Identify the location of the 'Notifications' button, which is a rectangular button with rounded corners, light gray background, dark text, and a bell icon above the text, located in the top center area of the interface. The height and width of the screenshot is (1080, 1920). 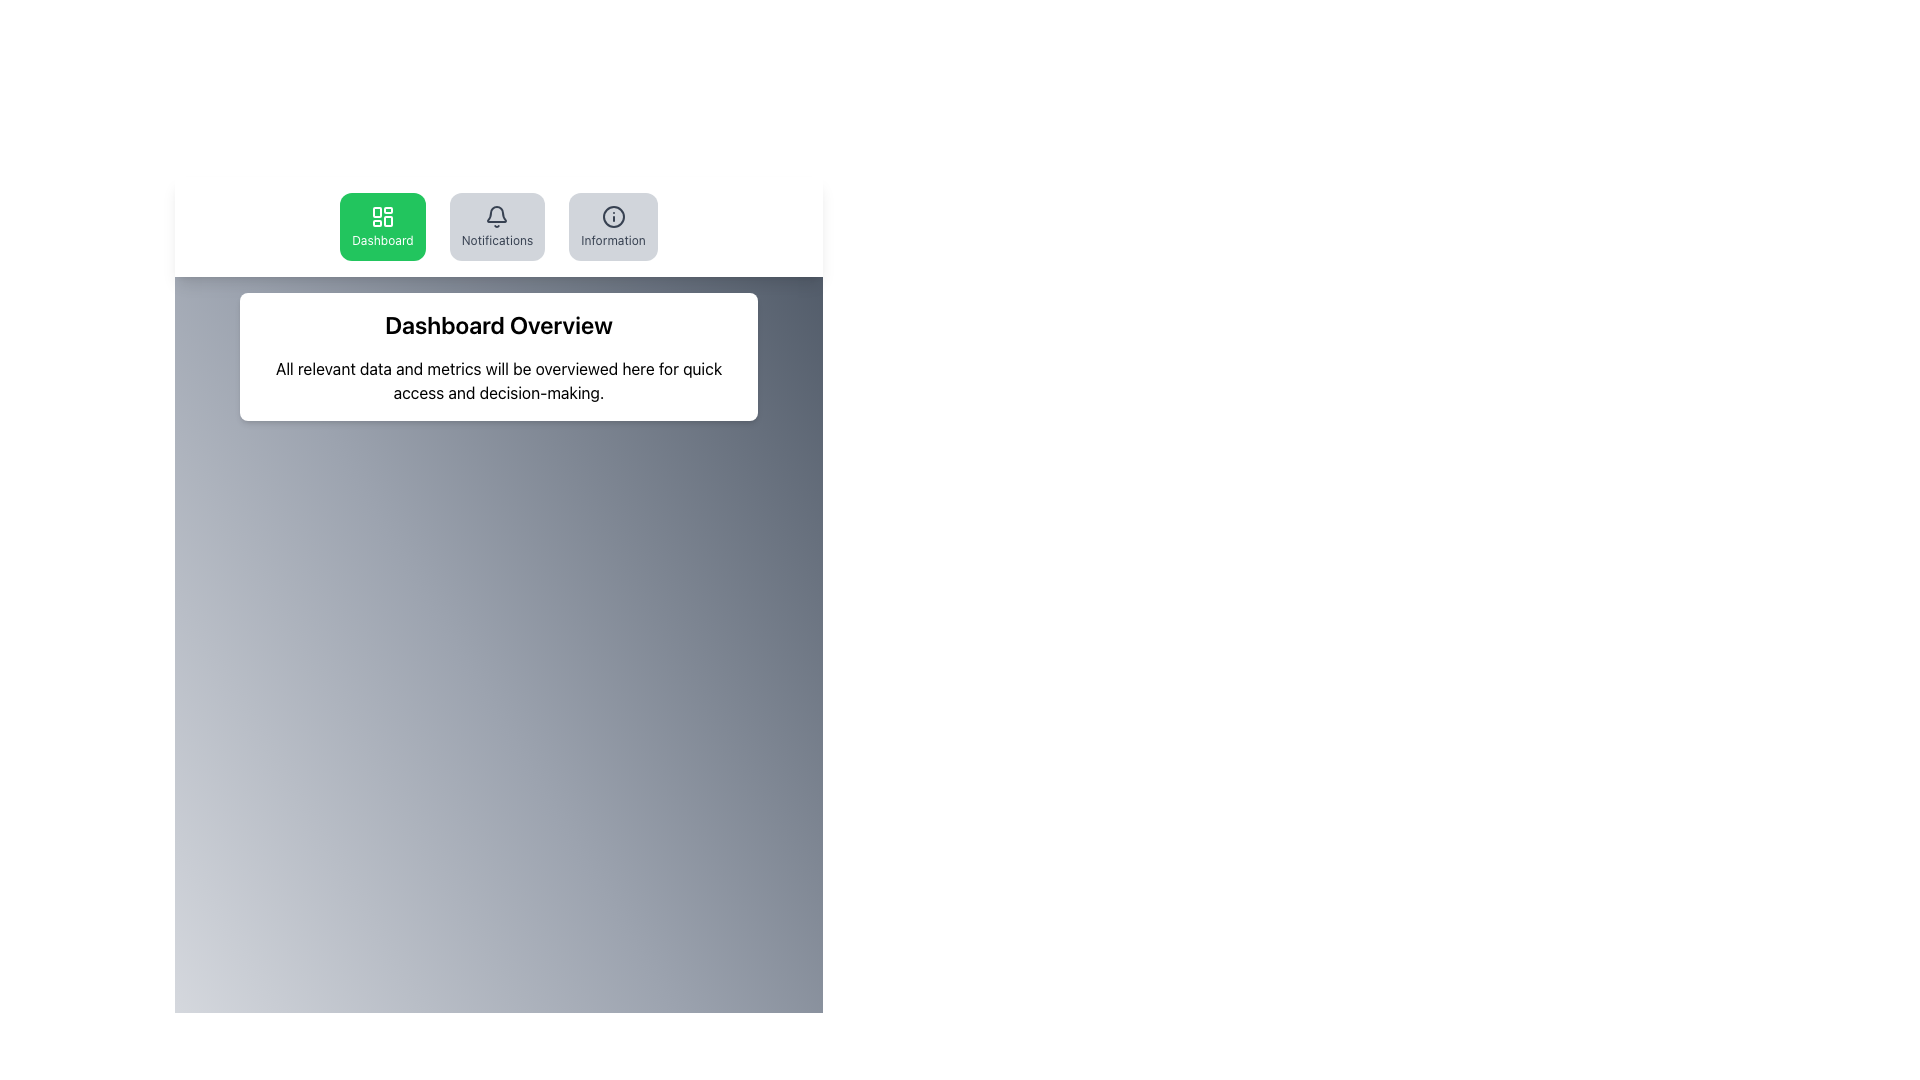
(497, 226).